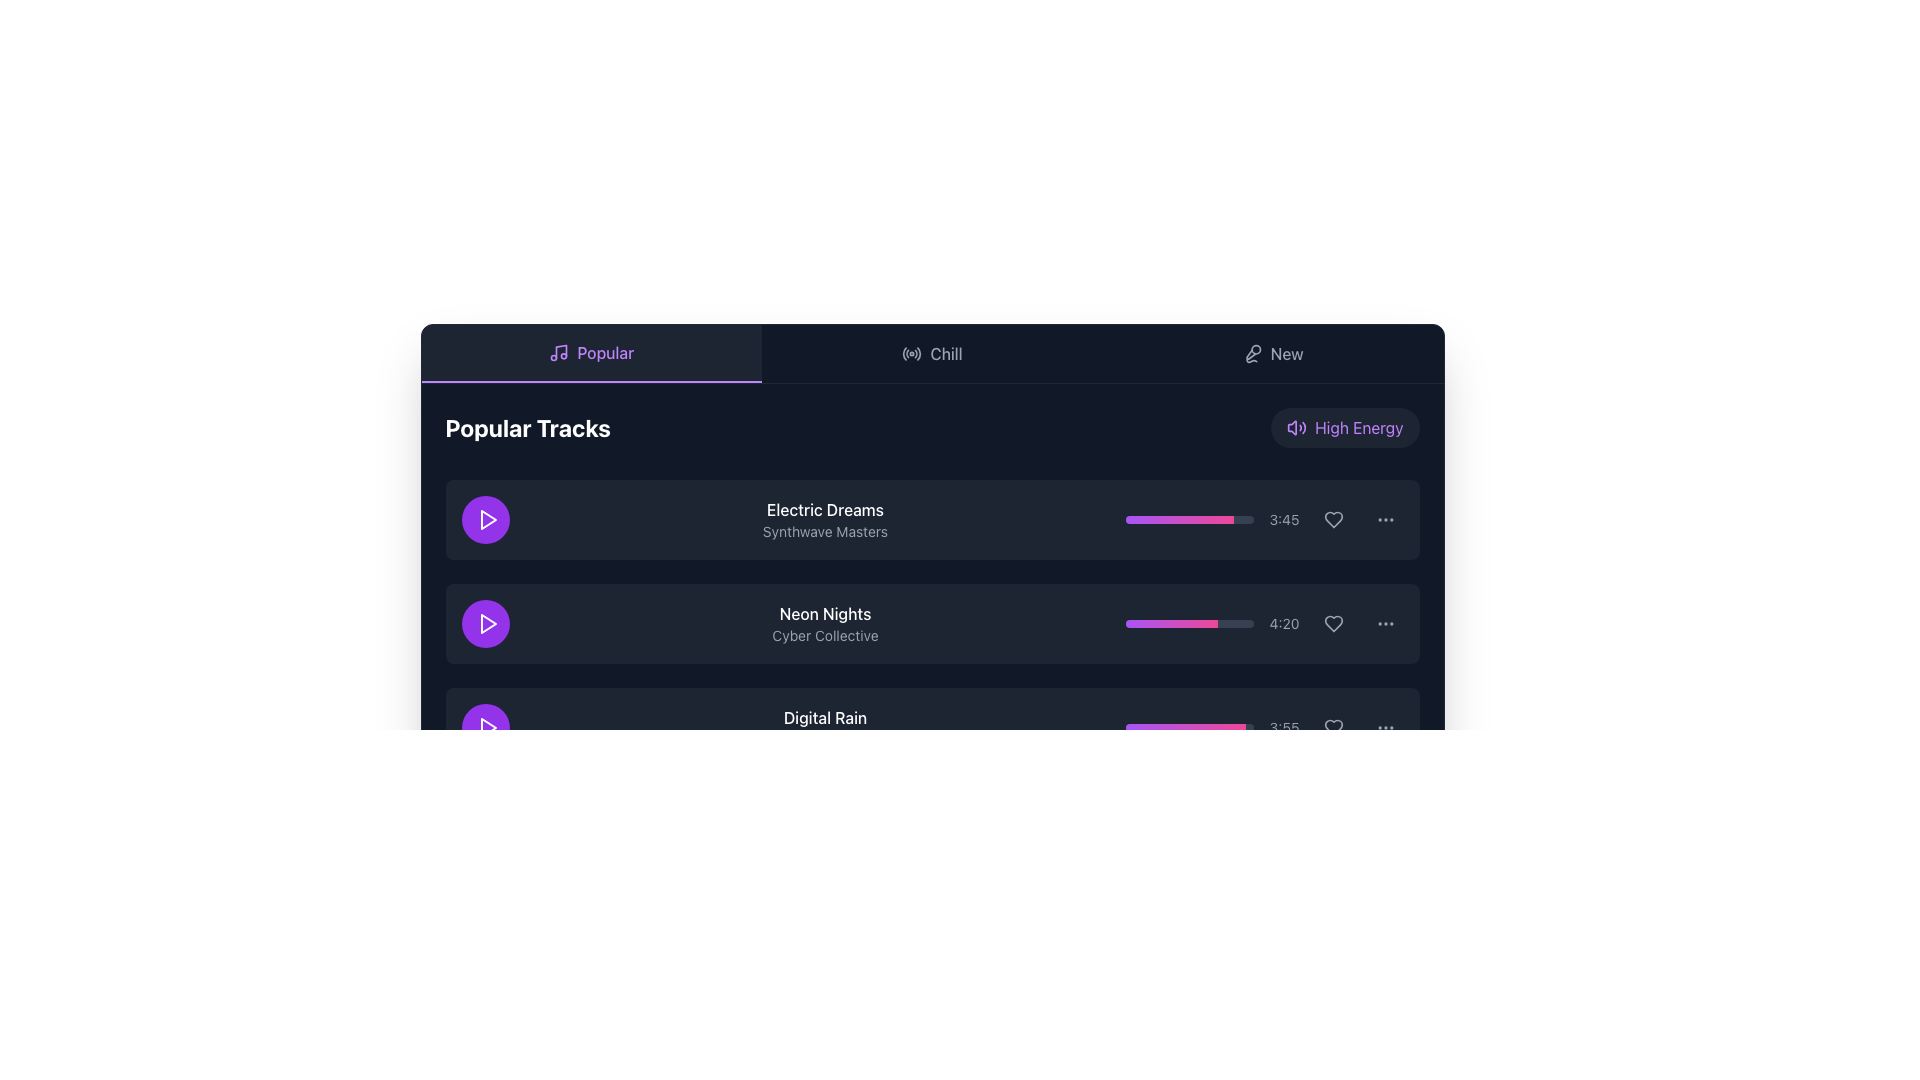 Image resolution: width=1920 pixels, height=1080 pixels. What do you see at coordinates (1185, 728) in the screenshot?
I see `the visual state of the progress indicator for the track 'Digital Rain' located inside the progress bar below the track title` at bounding box center [1185, 728].